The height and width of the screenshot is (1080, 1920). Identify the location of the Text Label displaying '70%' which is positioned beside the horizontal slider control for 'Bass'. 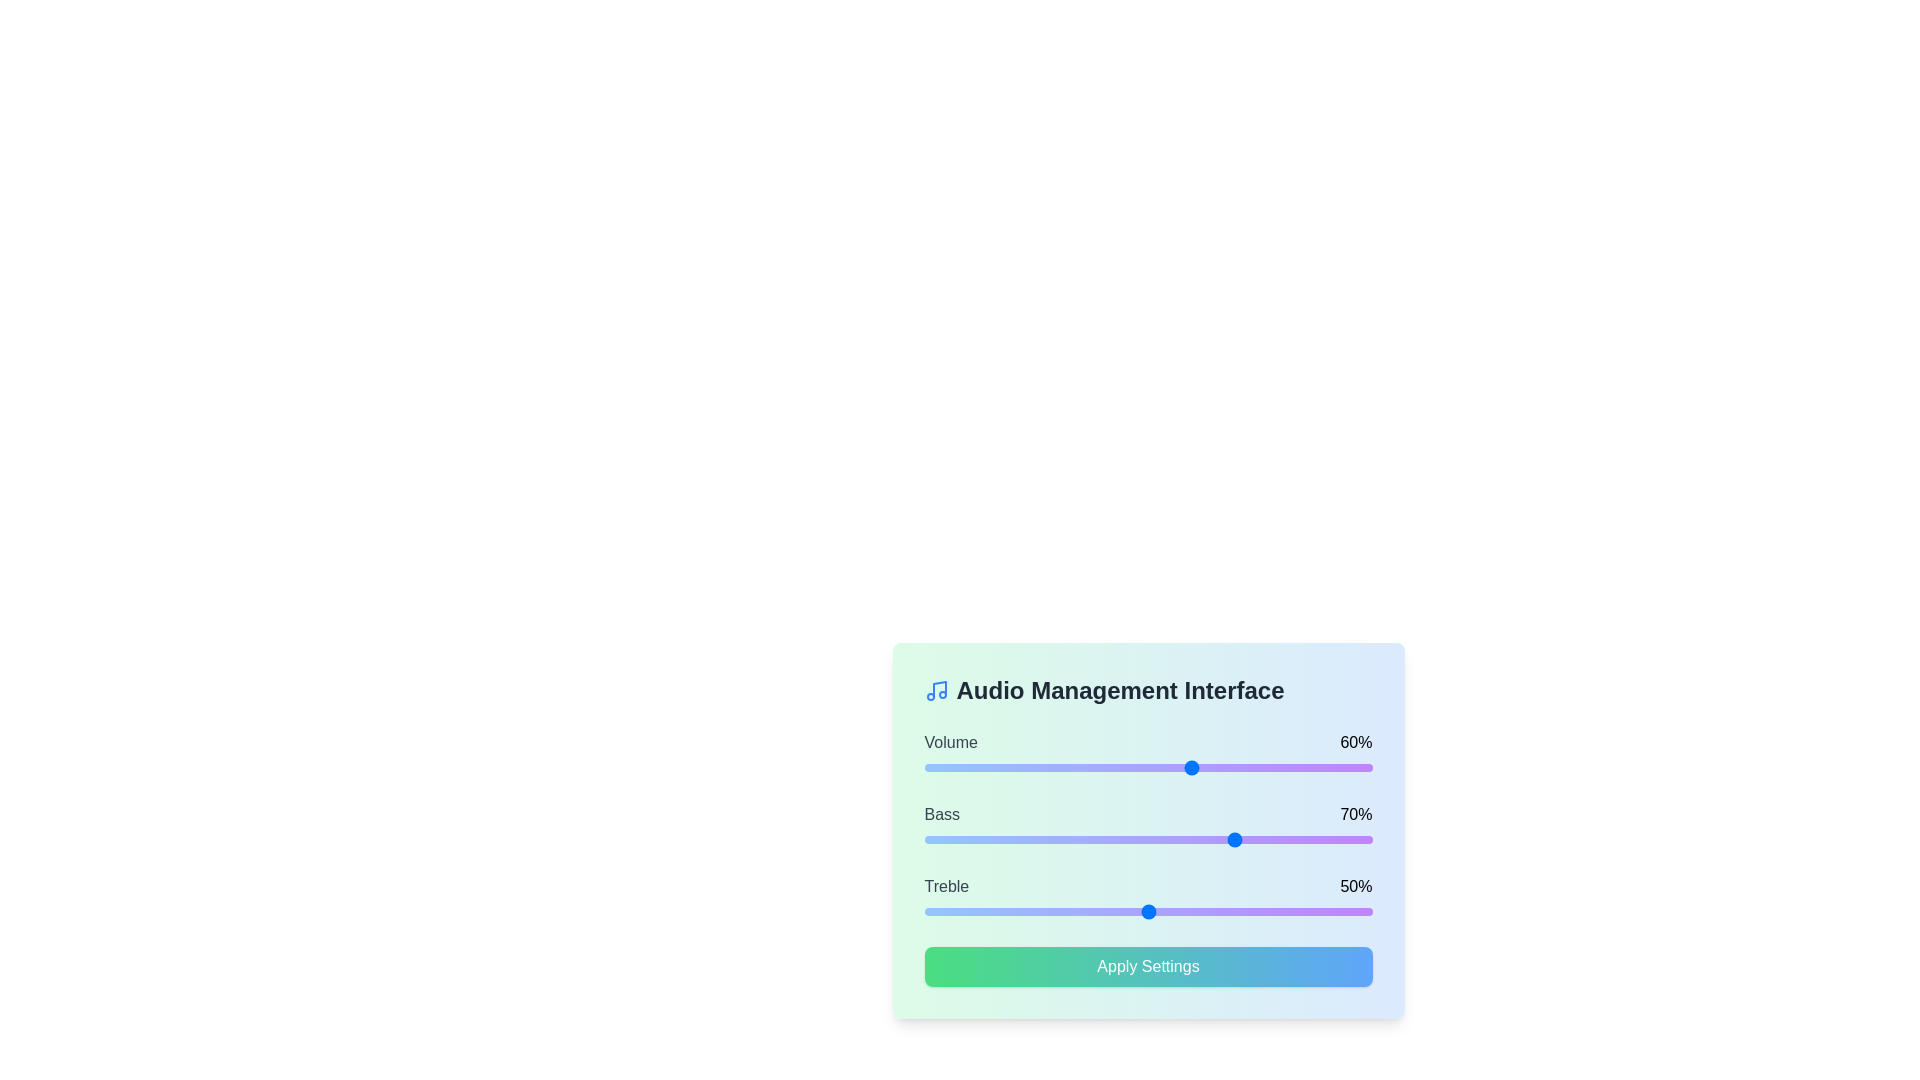
(1356, 814).